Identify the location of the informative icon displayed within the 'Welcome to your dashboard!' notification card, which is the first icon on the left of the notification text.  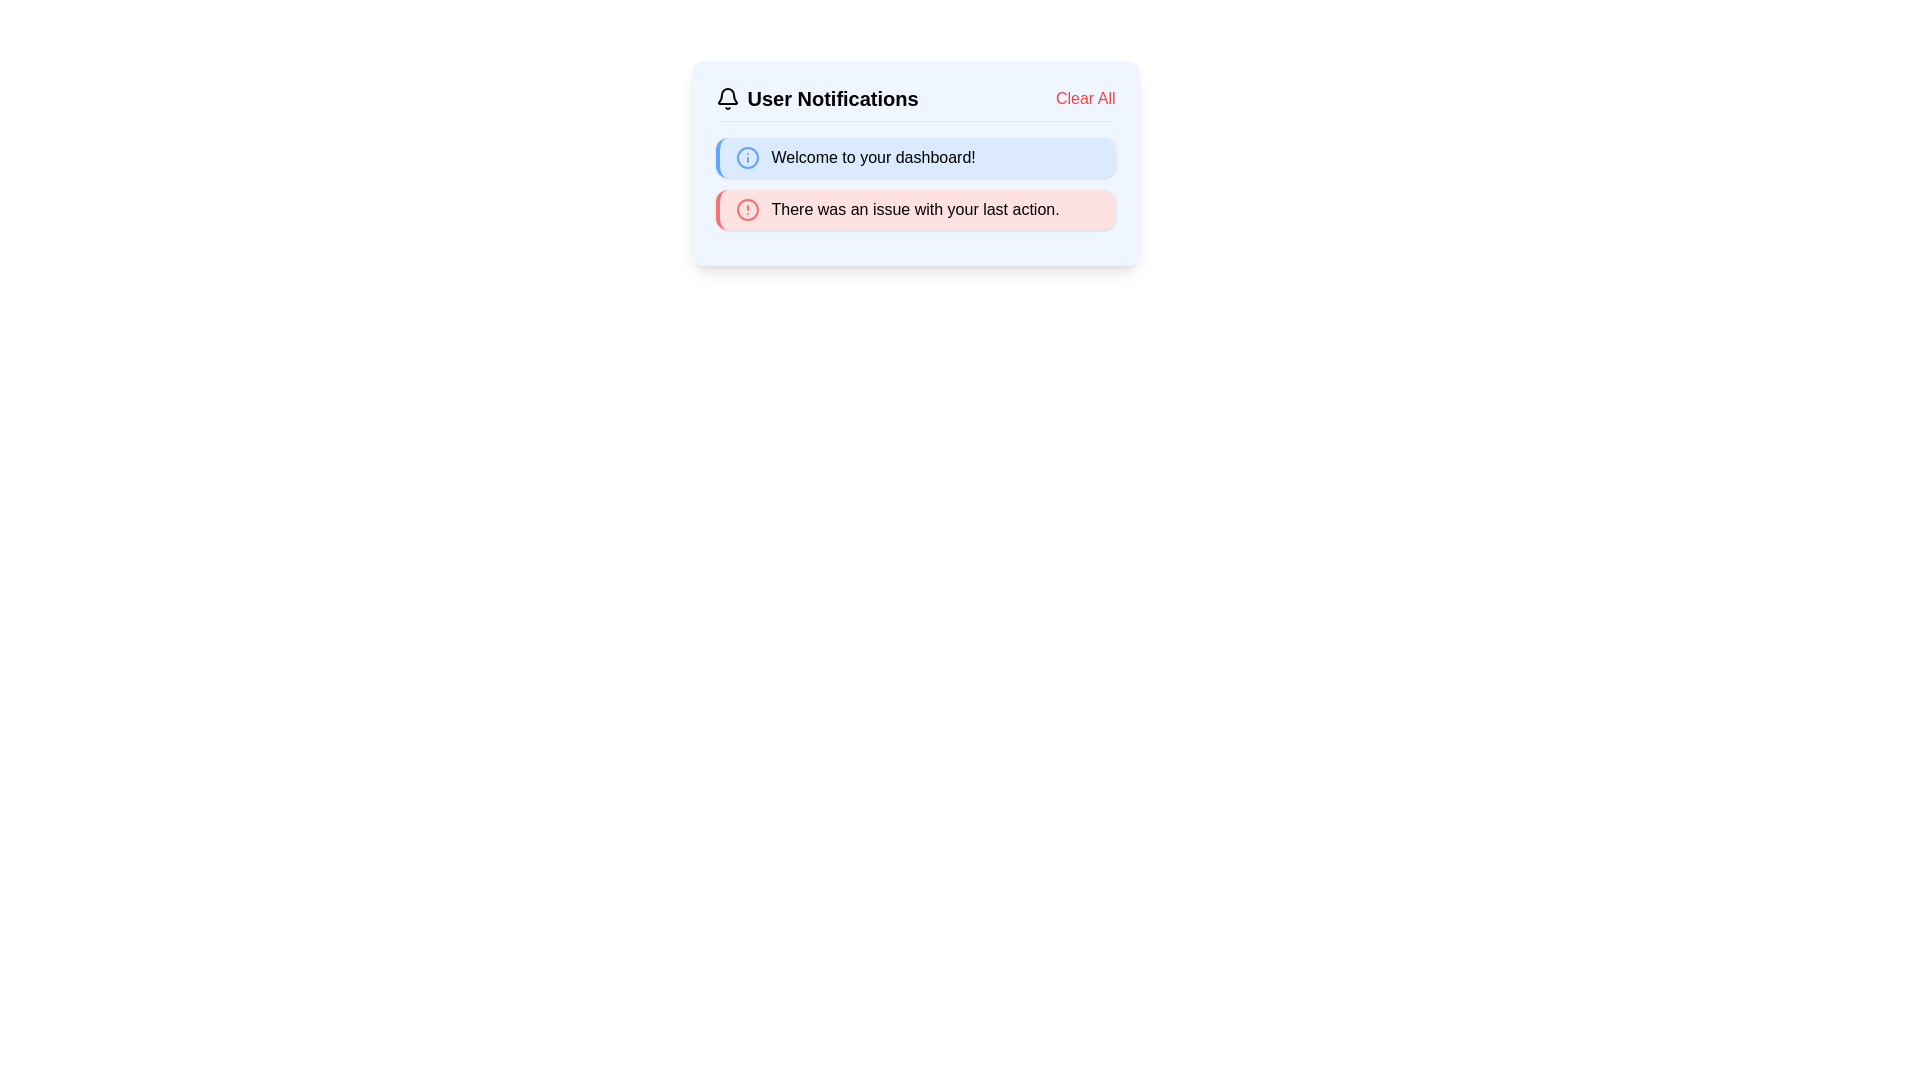
(746, 157).